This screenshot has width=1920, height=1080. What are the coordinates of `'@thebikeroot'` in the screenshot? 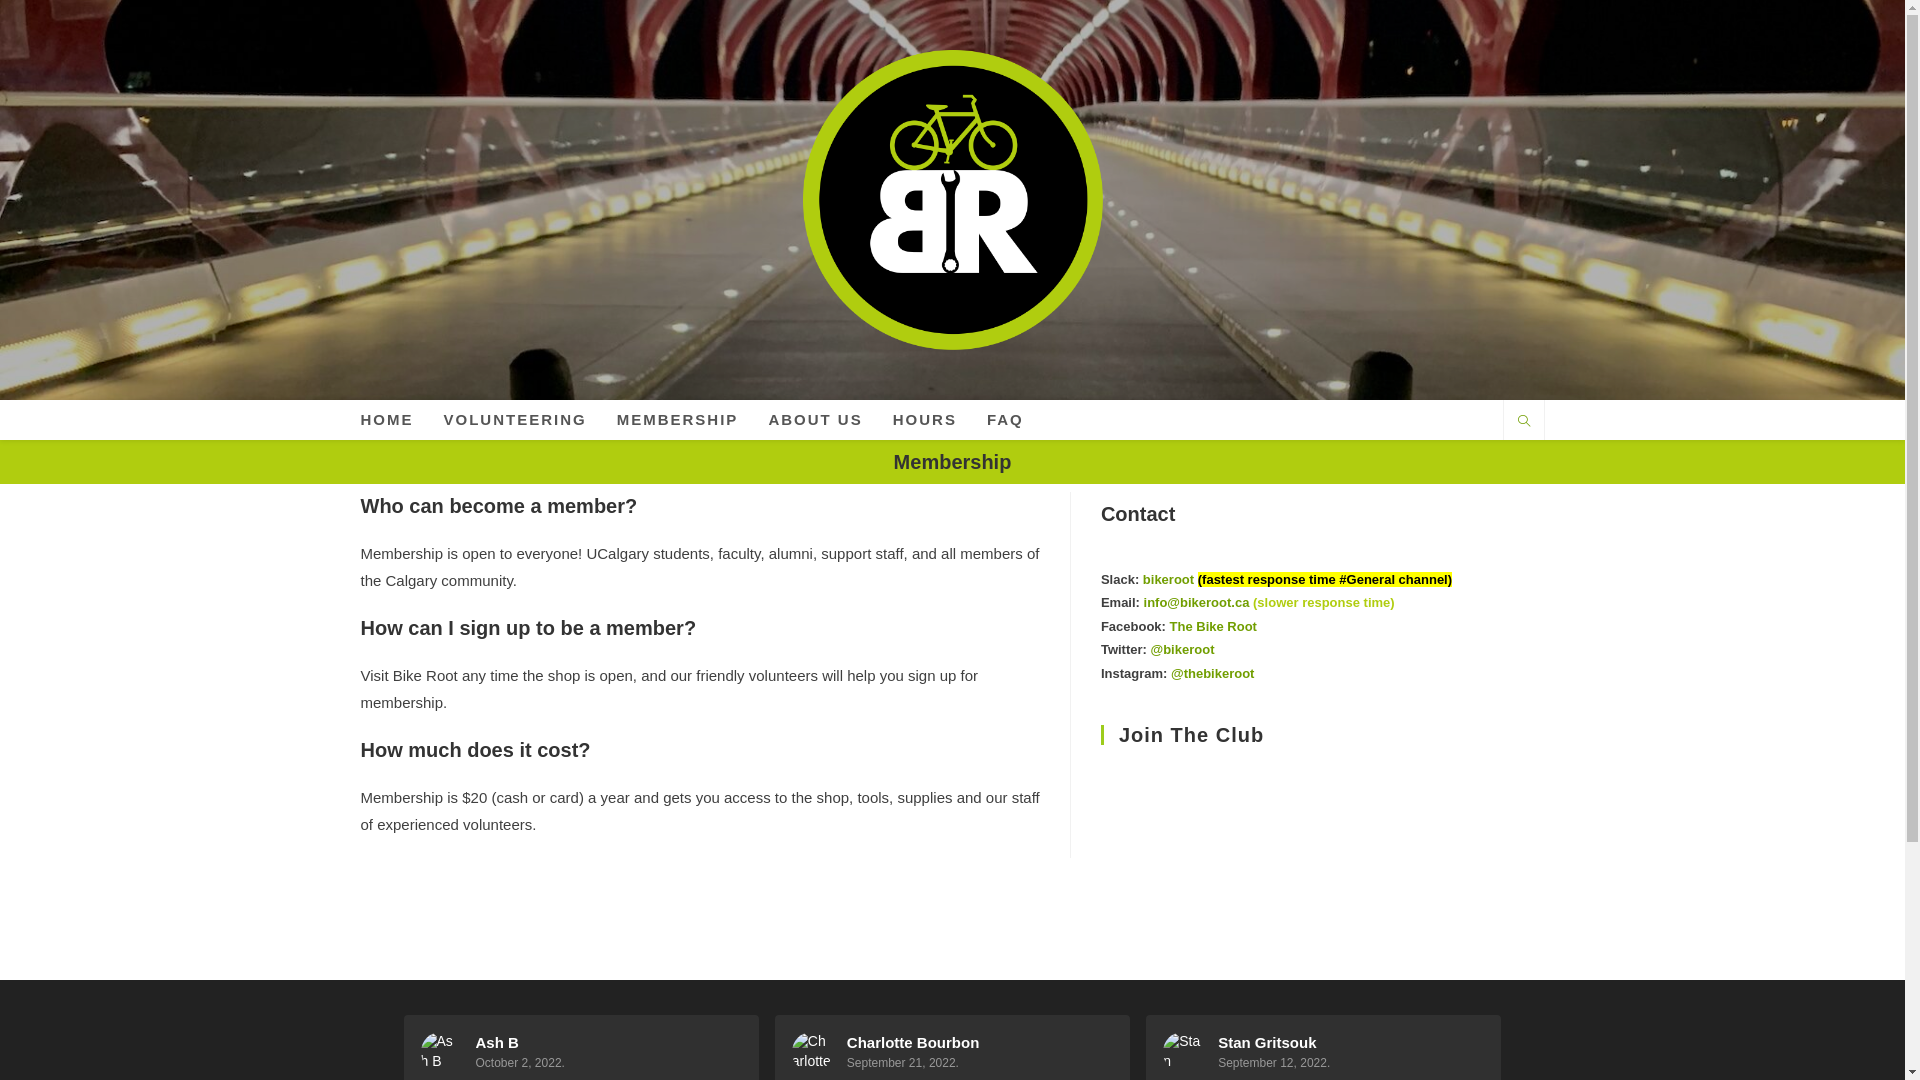 It's located at (1211, 673).